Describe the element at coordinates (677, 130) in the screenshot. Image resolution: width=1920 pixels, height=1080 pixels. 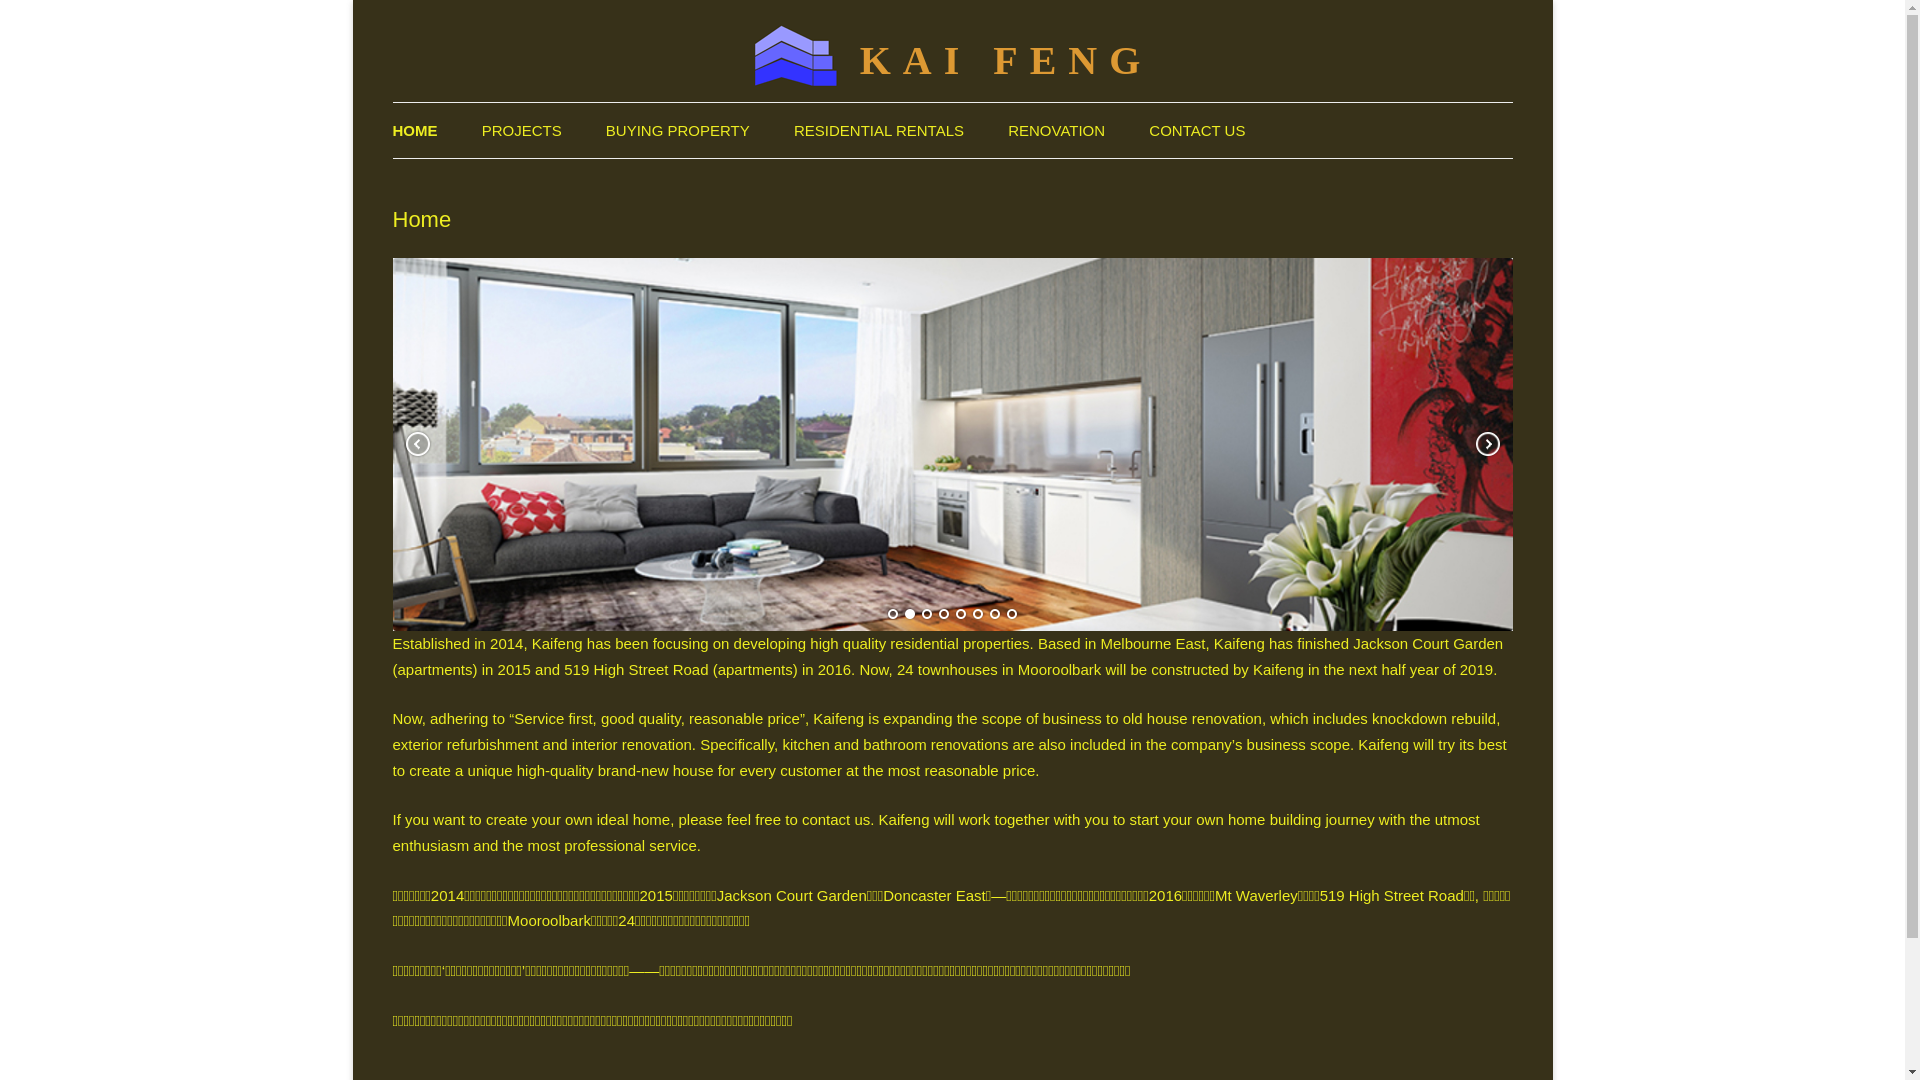
I see `'BUYING PROPERTY'` at that location.